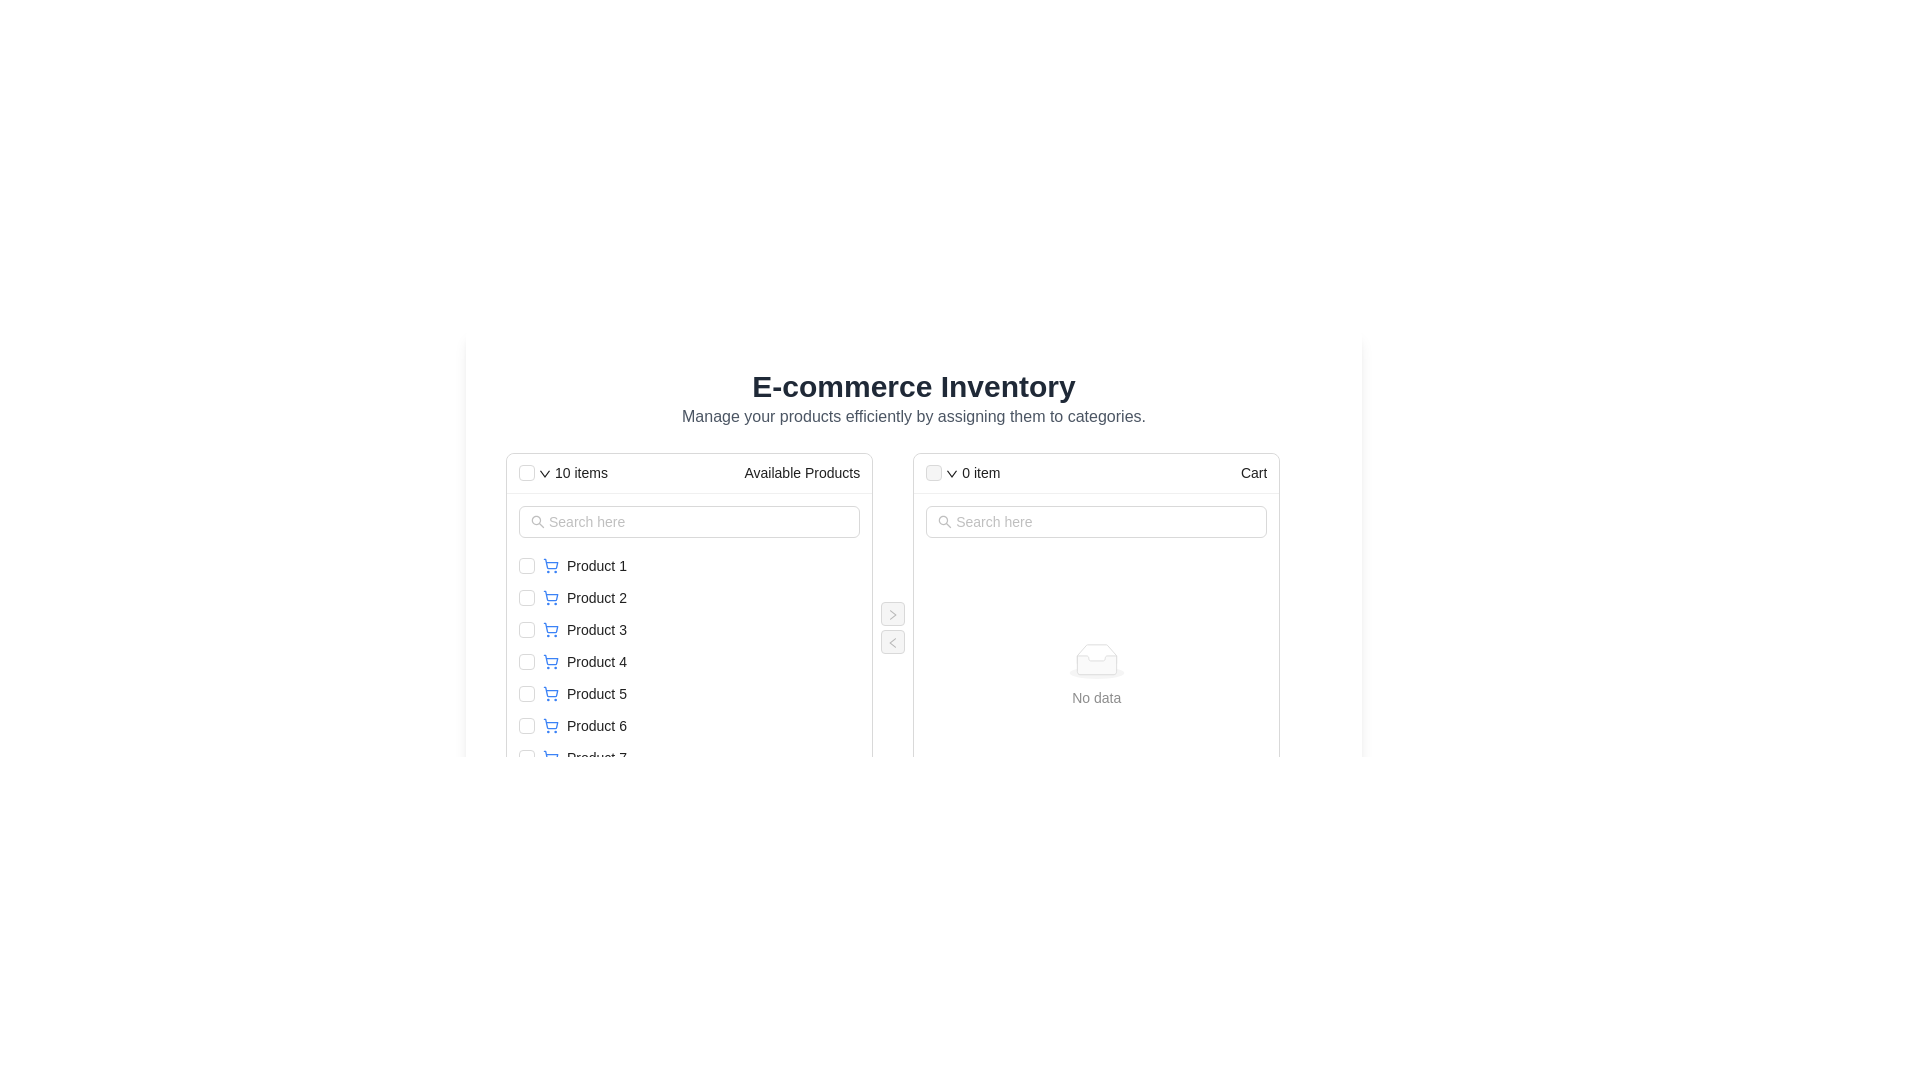  Describe the element at coordinates (892, 642) in the screenshot. I see `the icon representing the control for navigation or item transfer` at that location.